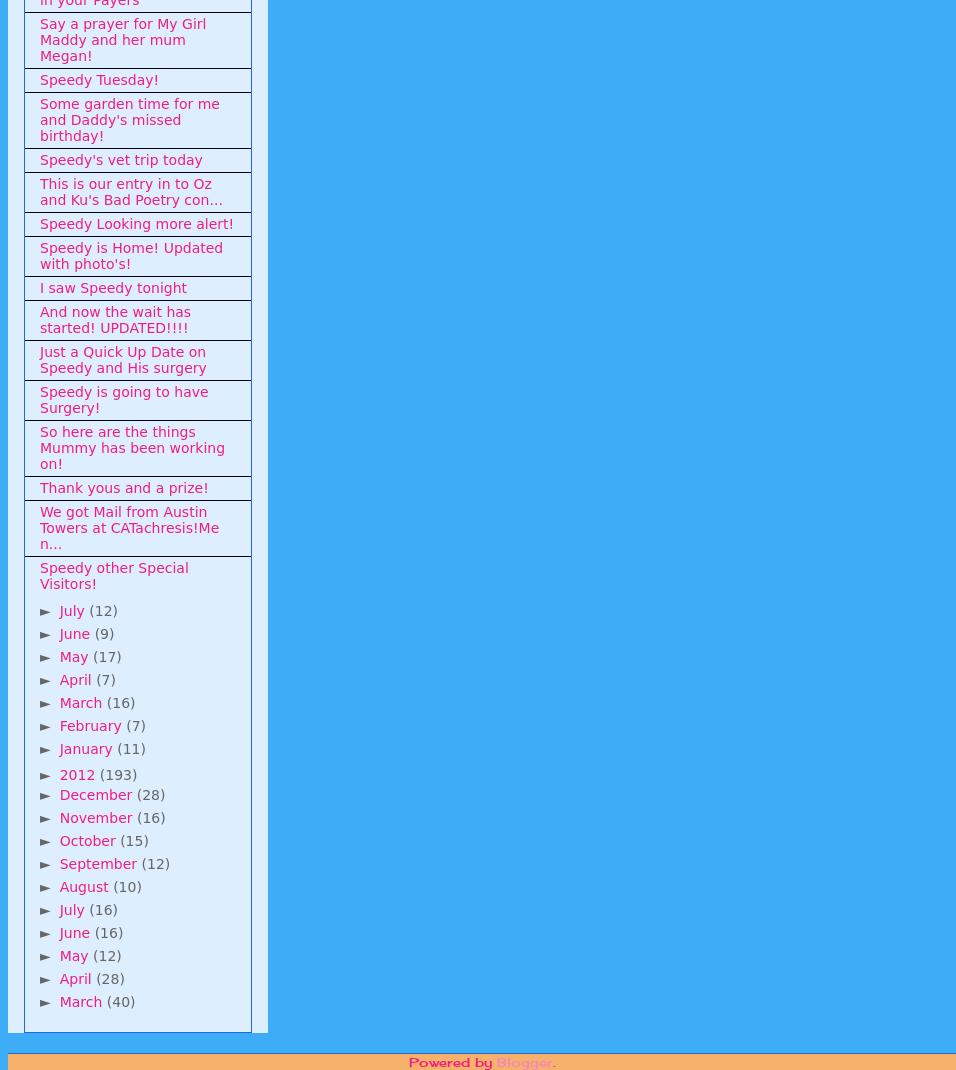  I want to click on 'October', so click(57, 839).